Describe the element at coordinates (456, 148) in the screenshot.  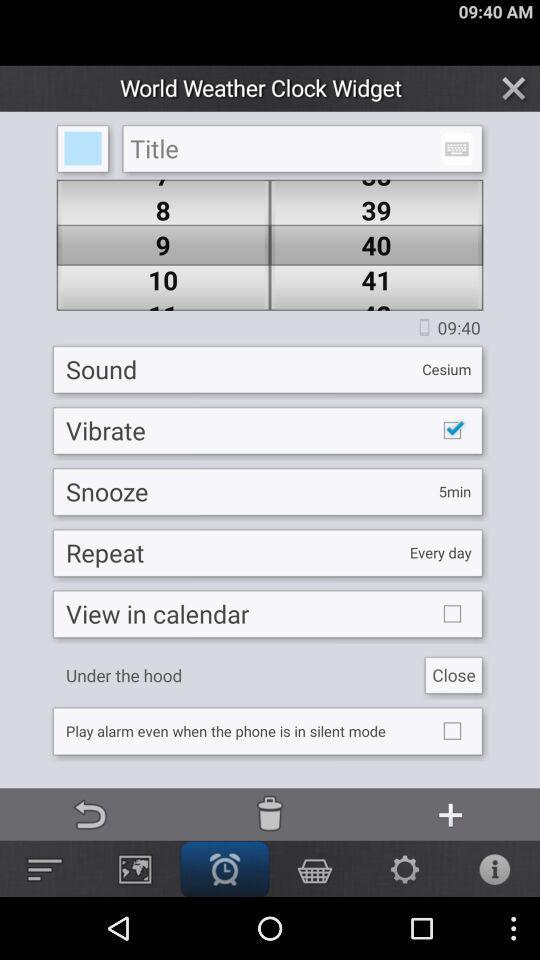
I see `opens an onl screen keyboard` at that location.